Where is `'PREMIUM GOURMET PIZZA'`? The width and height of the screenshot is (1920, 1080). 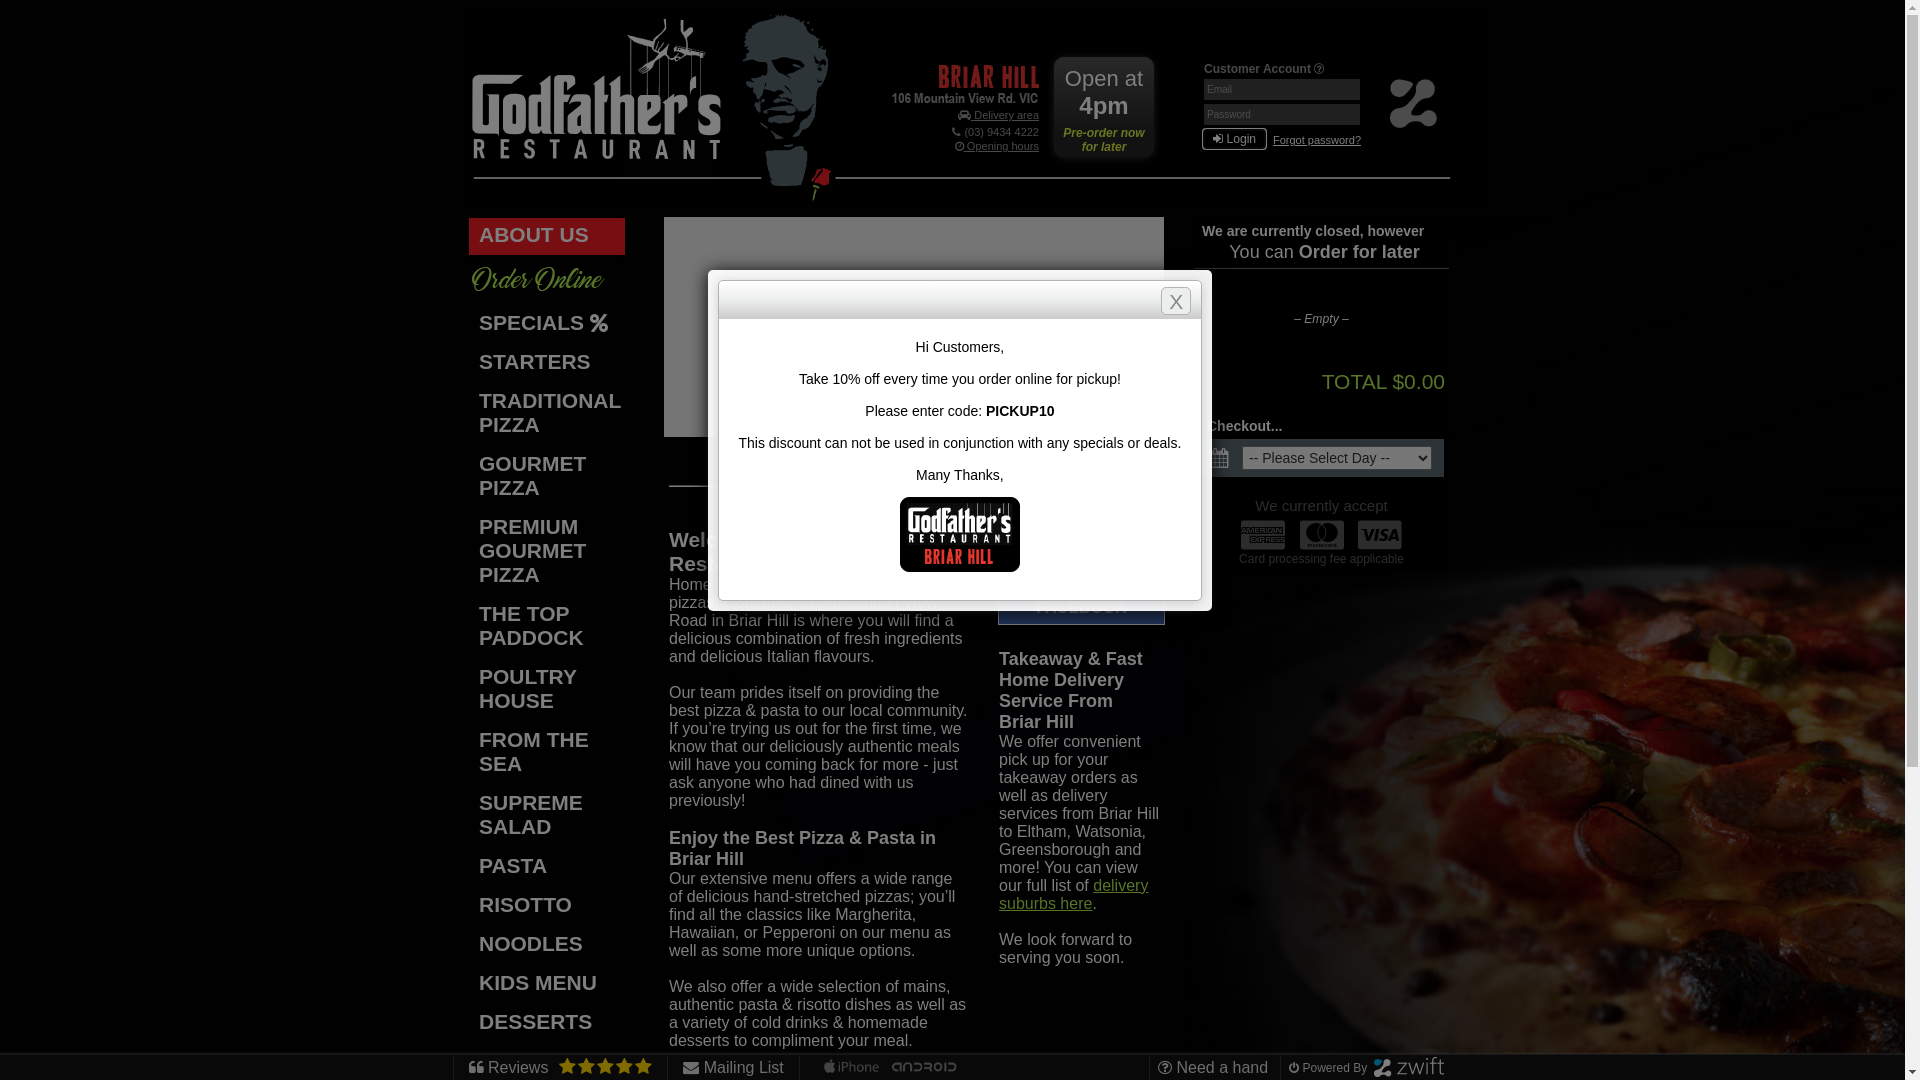
'PREMIUM GOURMET PIZZA' is located at coordinates (468, 552).